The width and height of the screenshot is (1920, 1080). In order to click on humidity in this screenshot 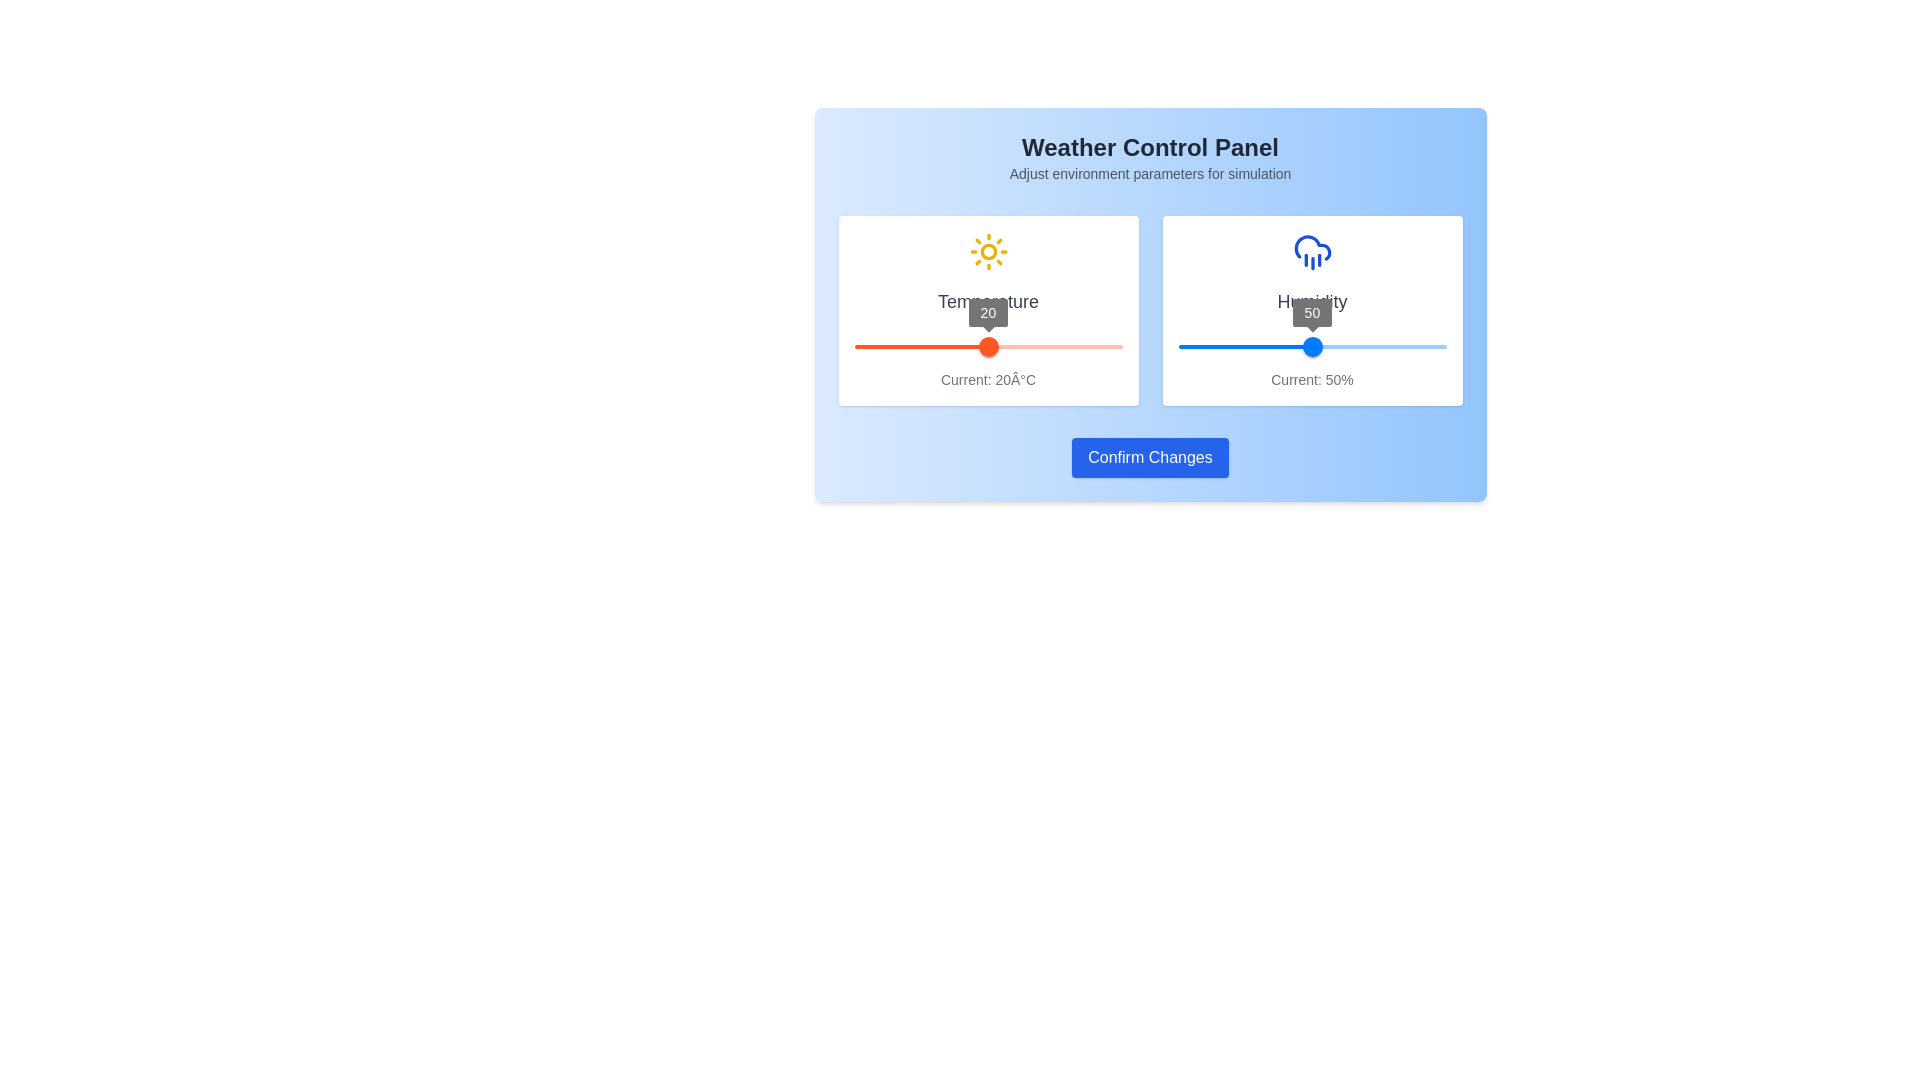, I will do `click(1405, 346)`.